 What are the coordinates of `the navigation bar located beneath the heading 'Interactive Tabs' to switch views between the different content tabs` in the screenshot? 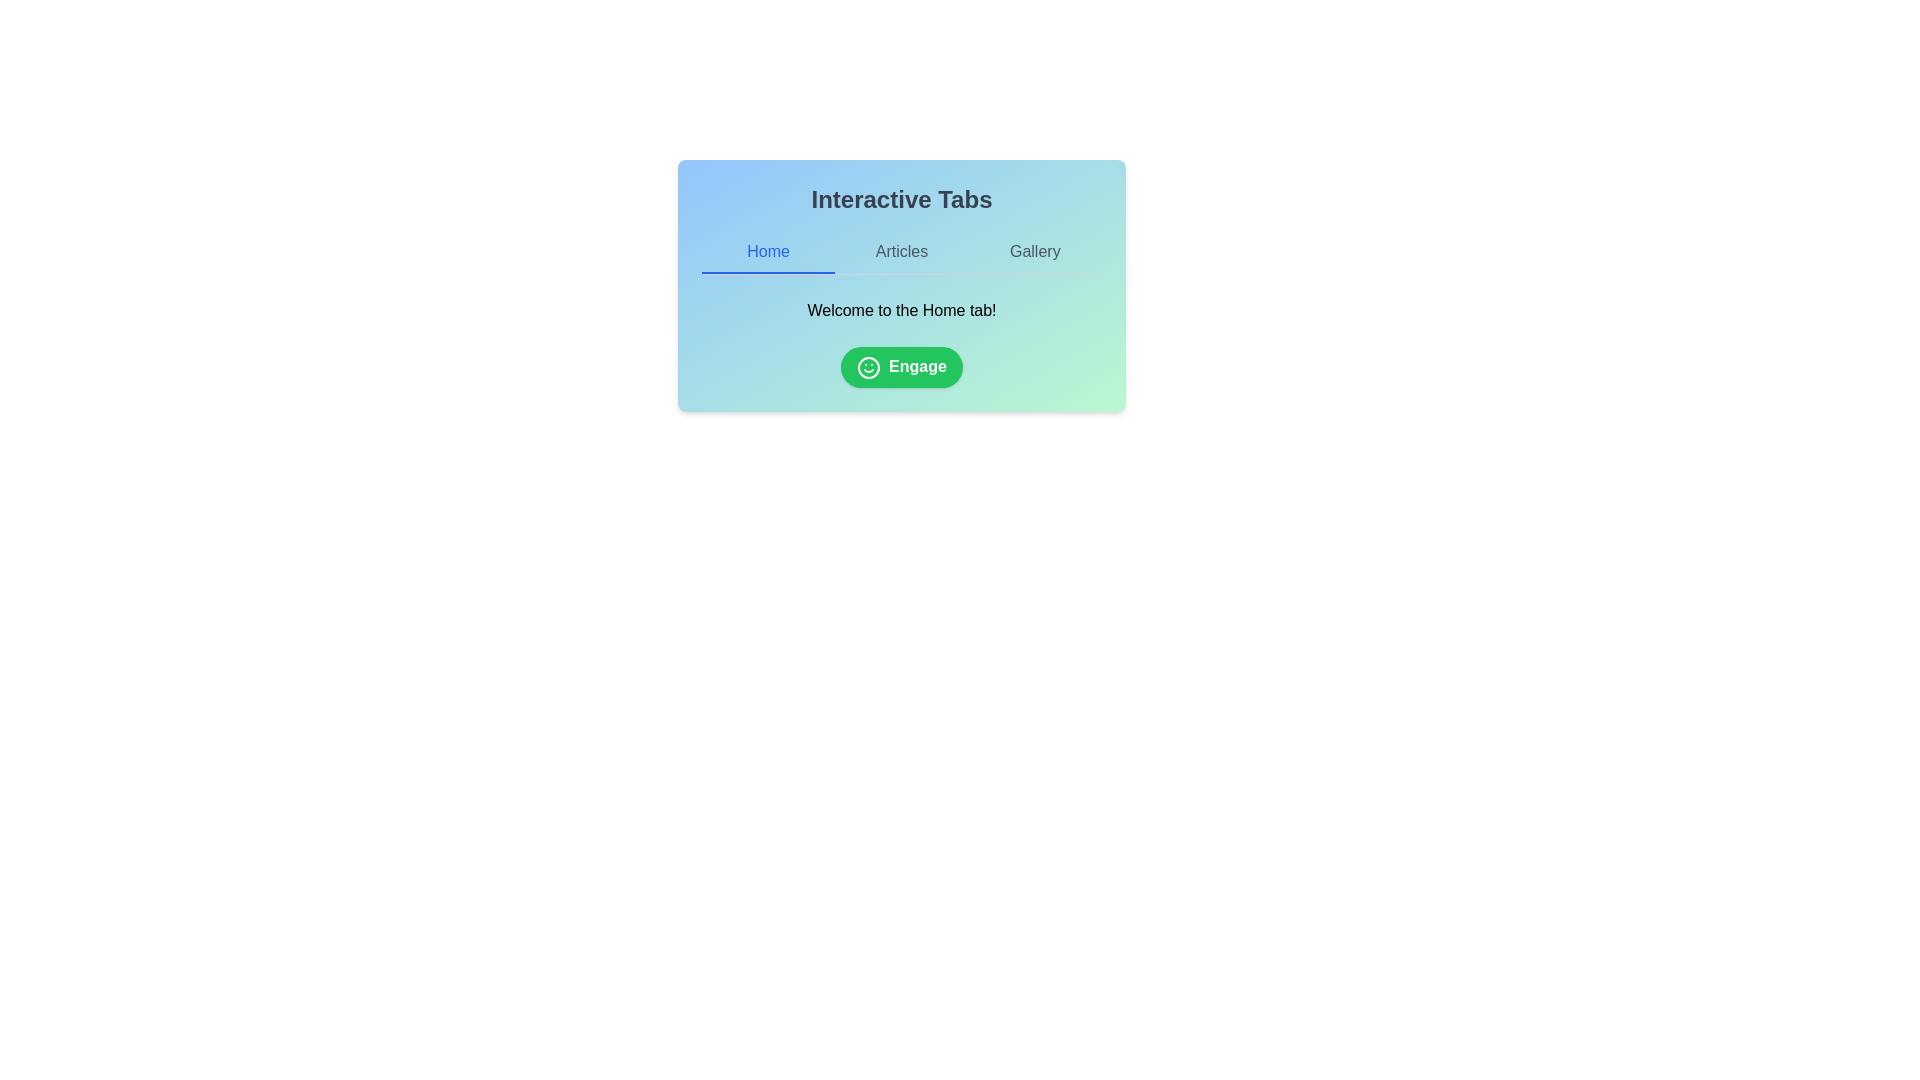 It's located at (901, 252).